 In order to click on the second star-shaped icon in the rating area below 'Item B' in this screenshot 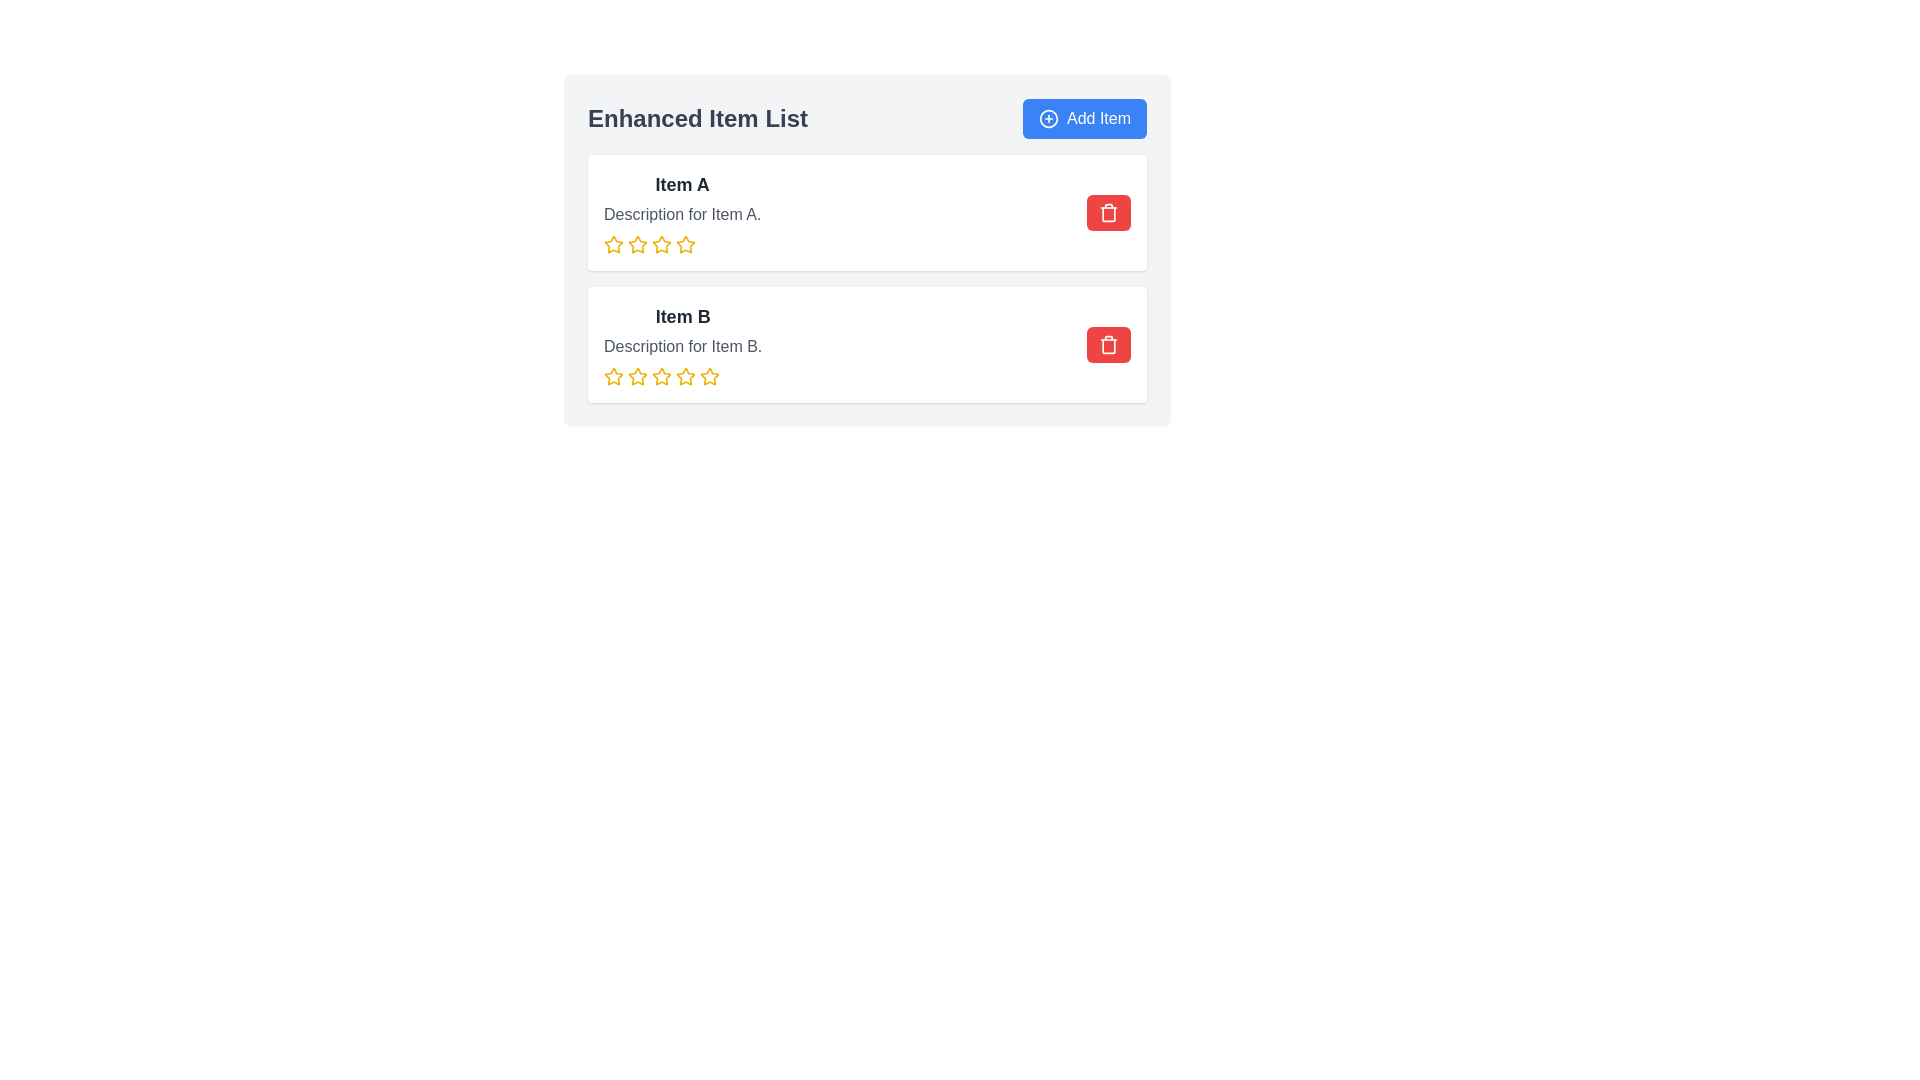, I will do `click(662, 376)`.